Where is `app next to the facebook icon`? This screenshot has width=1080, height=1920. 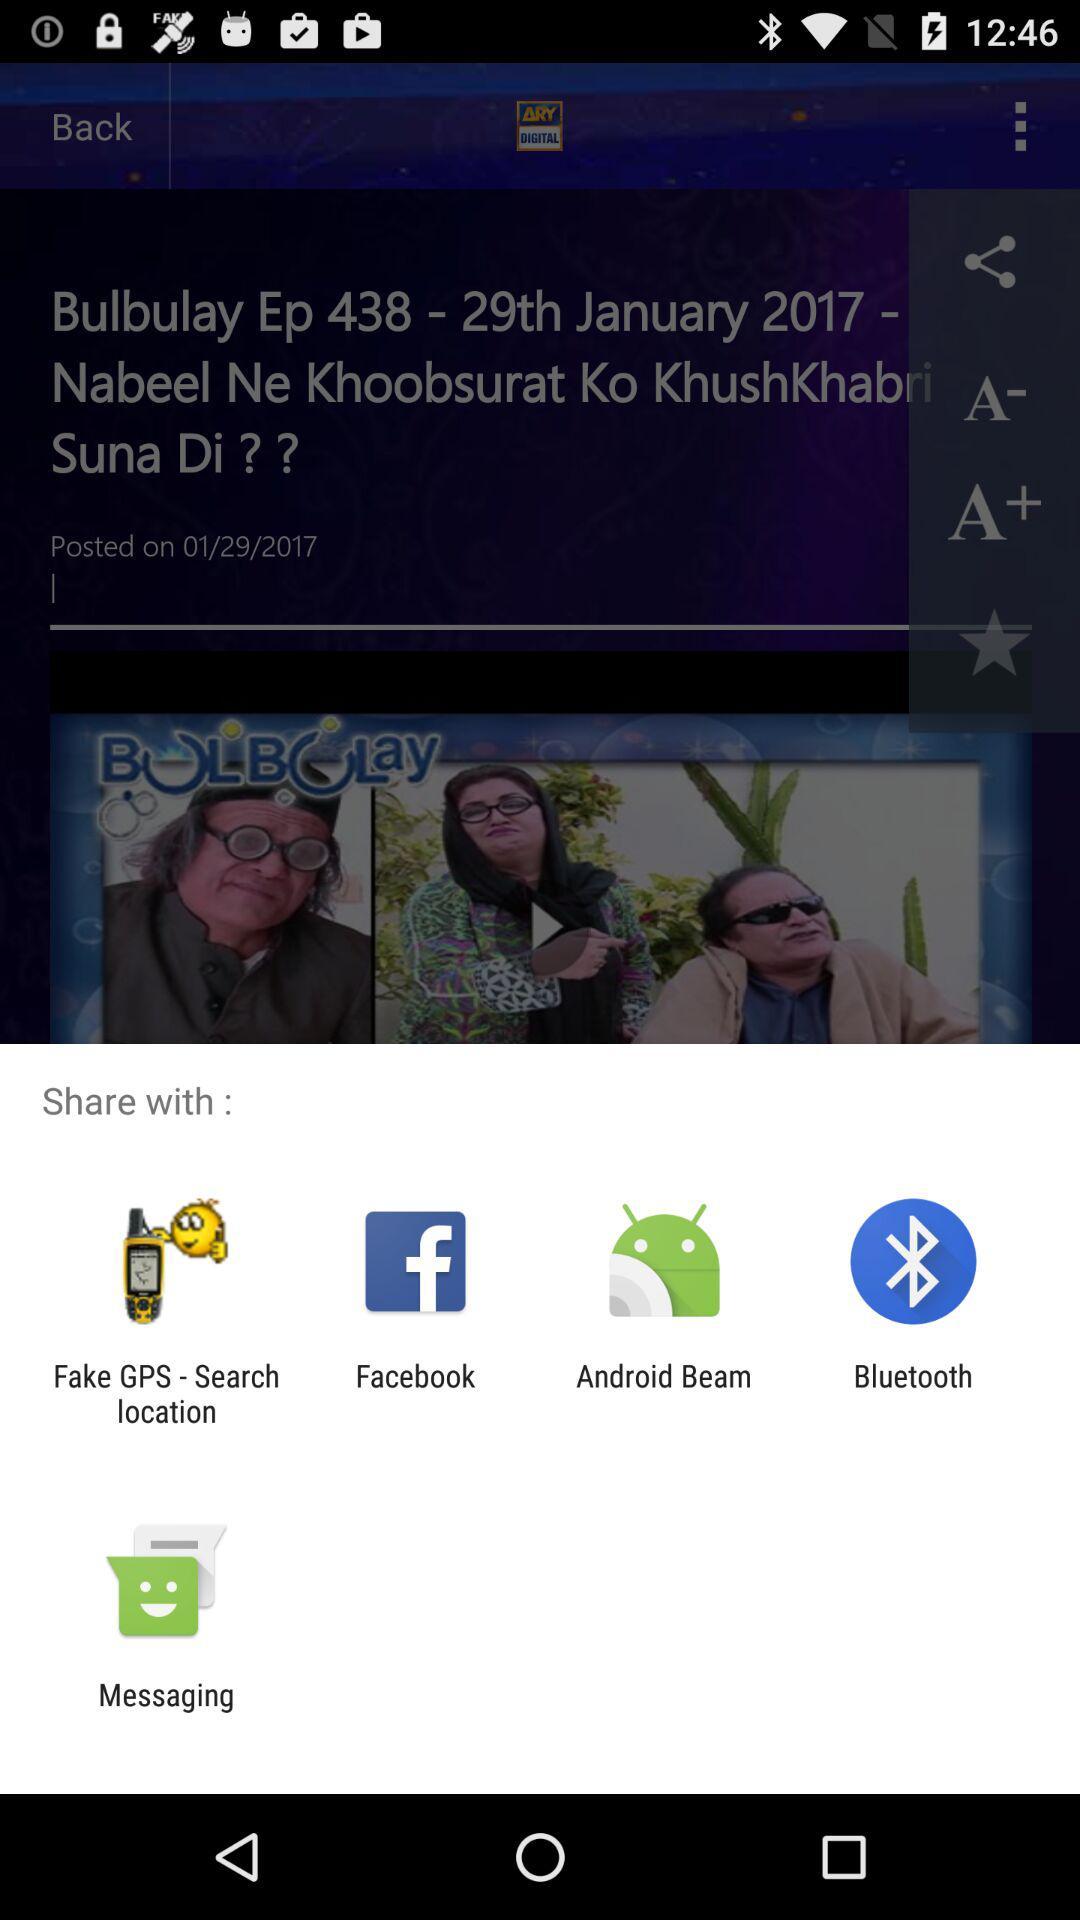 app next to the facebook icon is located at coordinates (165, 1392).